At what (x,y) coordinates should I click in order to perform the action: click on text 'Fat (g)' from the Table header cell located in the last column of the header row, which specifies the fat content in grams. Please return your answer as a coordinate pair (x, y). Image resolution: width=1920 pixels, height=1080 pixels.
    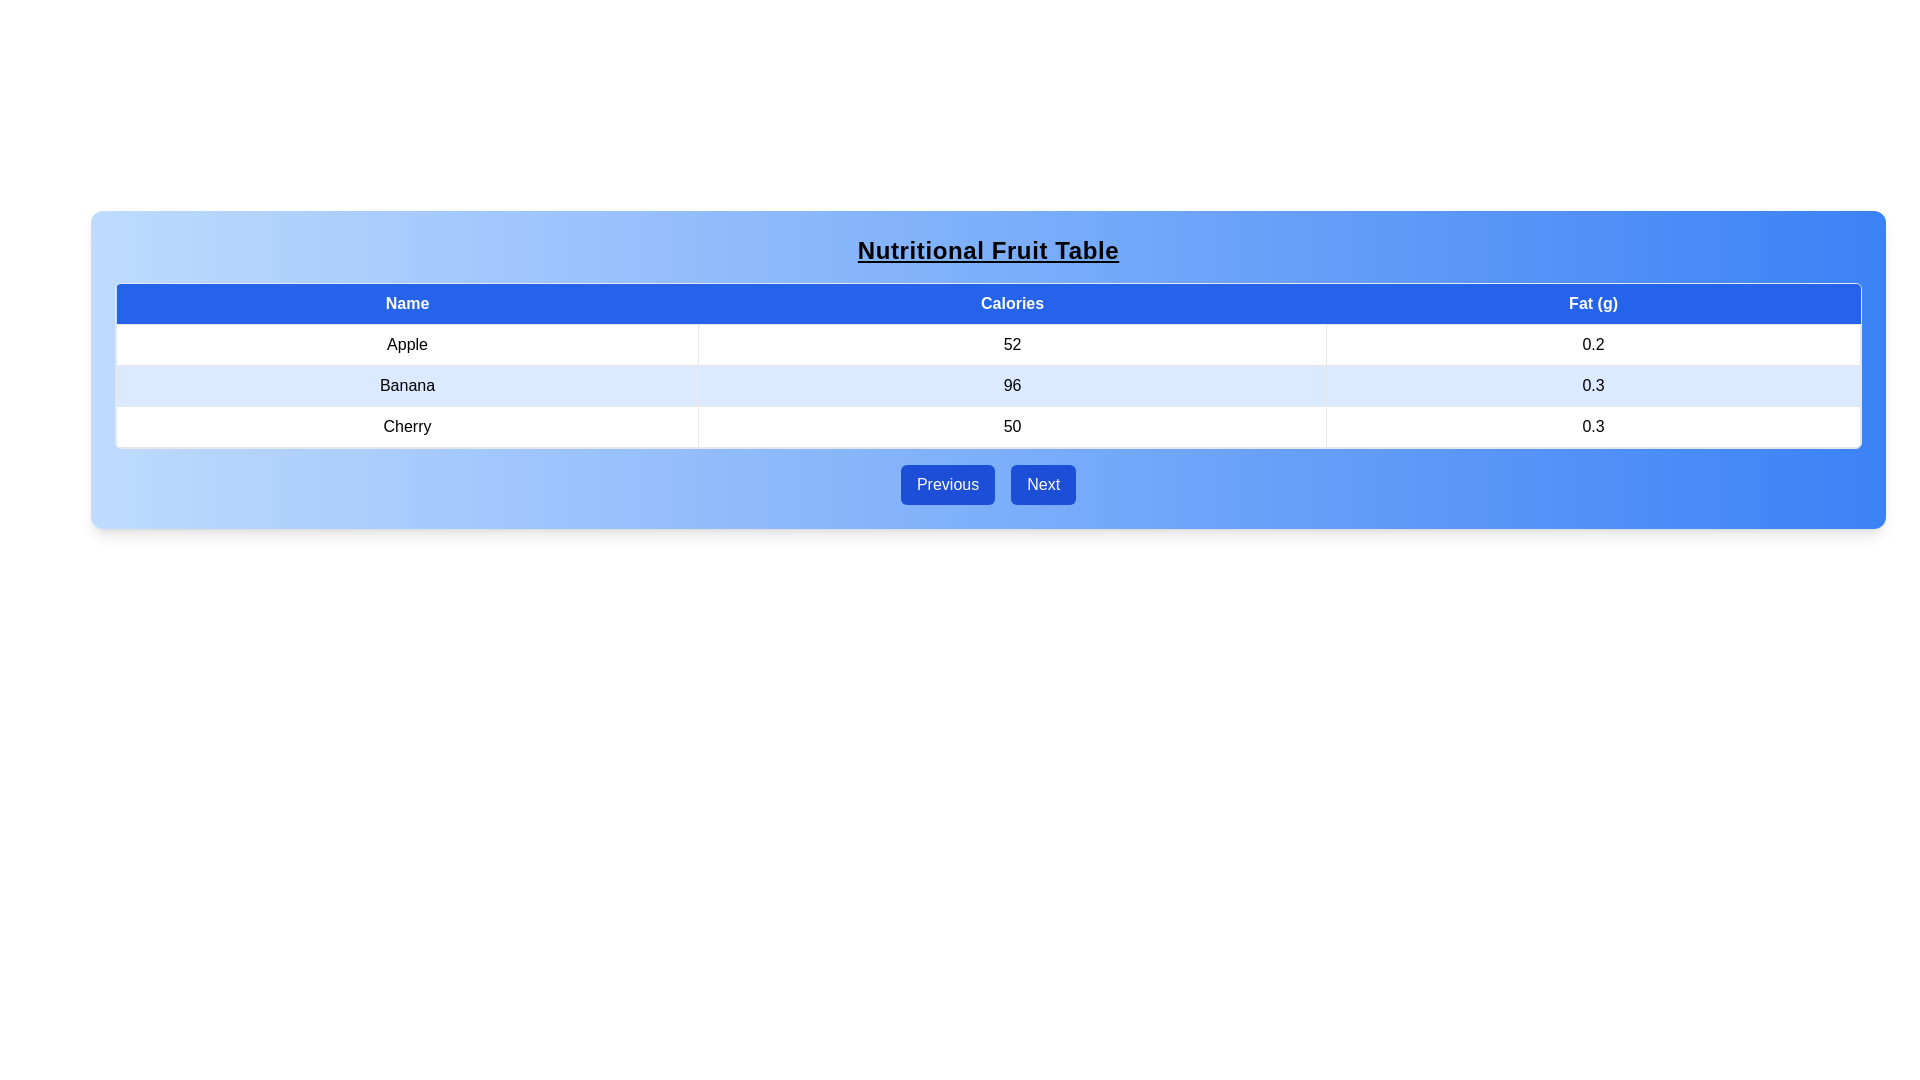
    Looking at the image, I should click on (1592, 304).